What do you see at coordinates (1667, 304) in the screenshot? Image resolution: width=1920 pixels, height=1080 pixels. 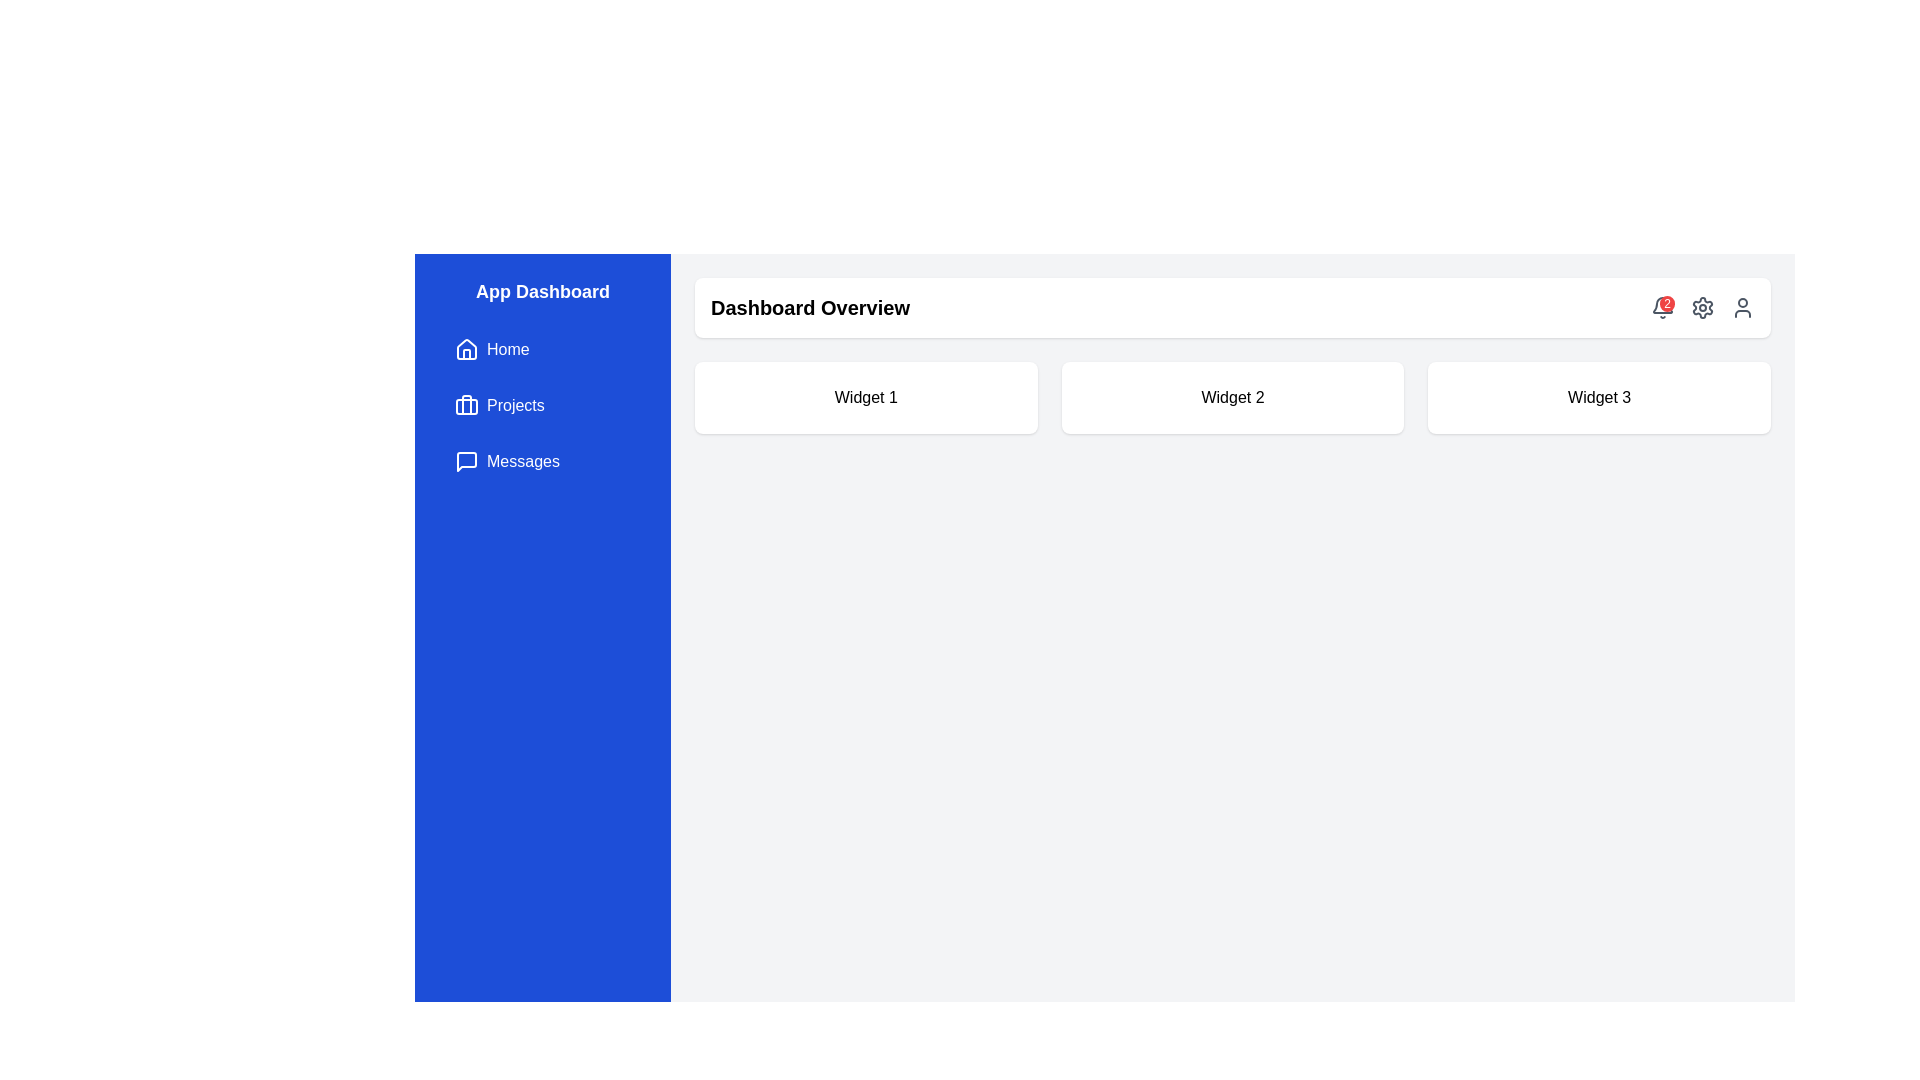 I see `the small circular red badge with white text '2' located at the top-right corner of the notification bell icon in the header bar` at bounding box center [1667, 304].